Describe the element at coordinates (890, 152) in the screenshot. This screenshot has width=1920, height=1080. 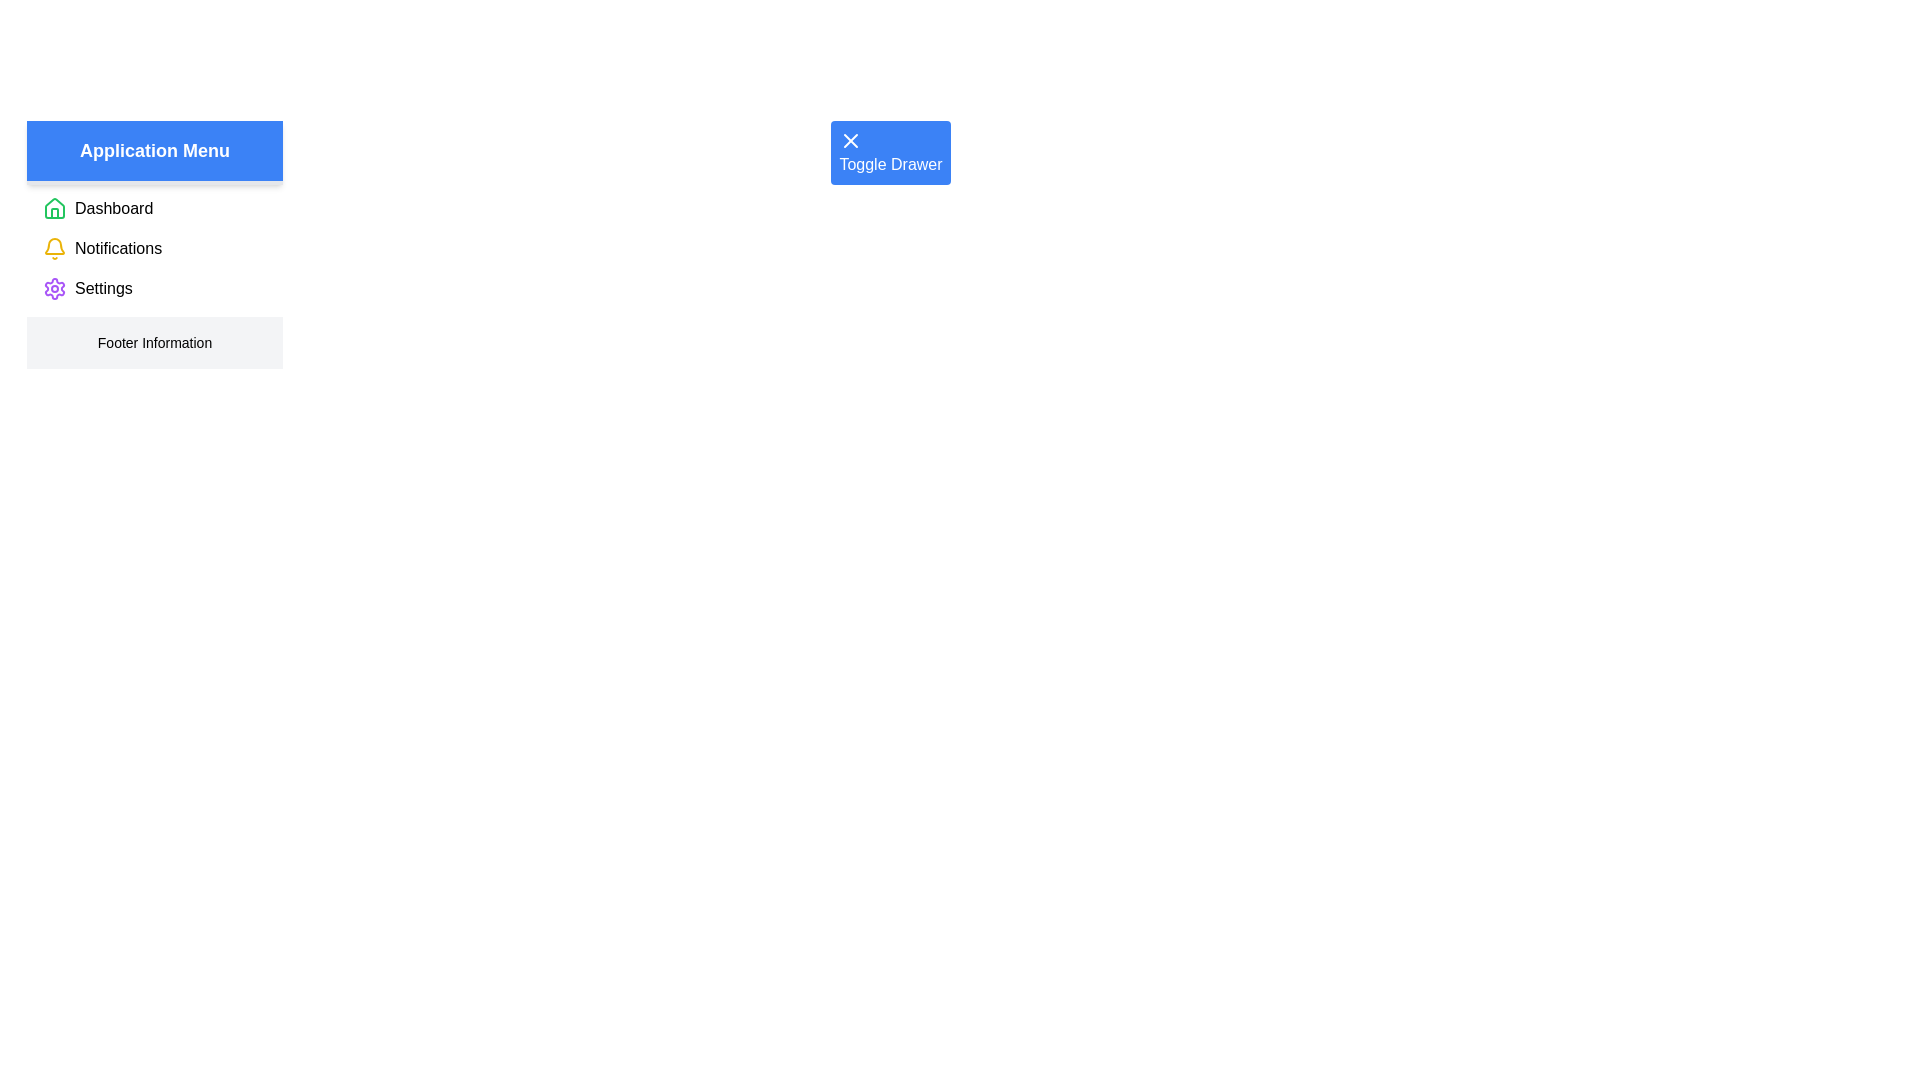
I see `the 'Toggle Drawer' button to toggle the drawer state` at that location.